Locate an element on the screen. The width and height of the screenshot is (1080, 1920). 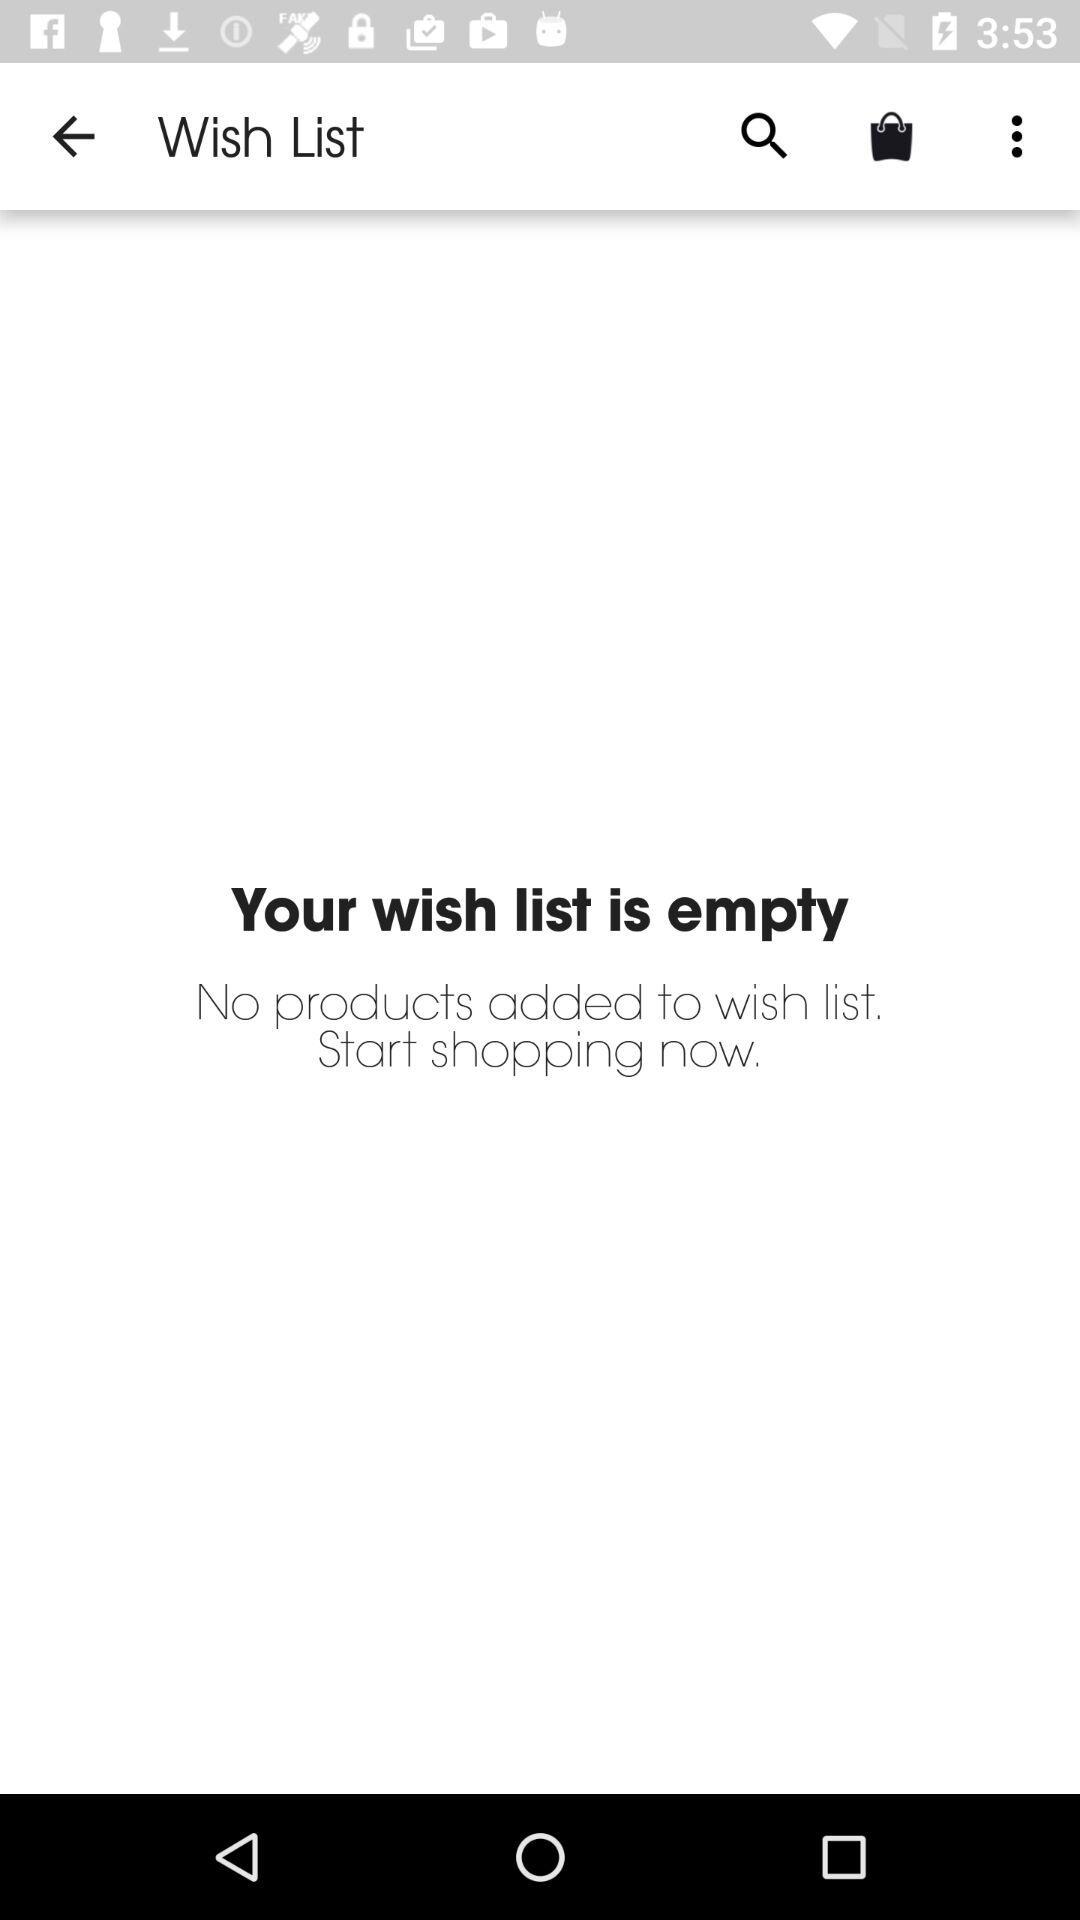
icon above the your wish list icon is located at coordinates (72, 135).